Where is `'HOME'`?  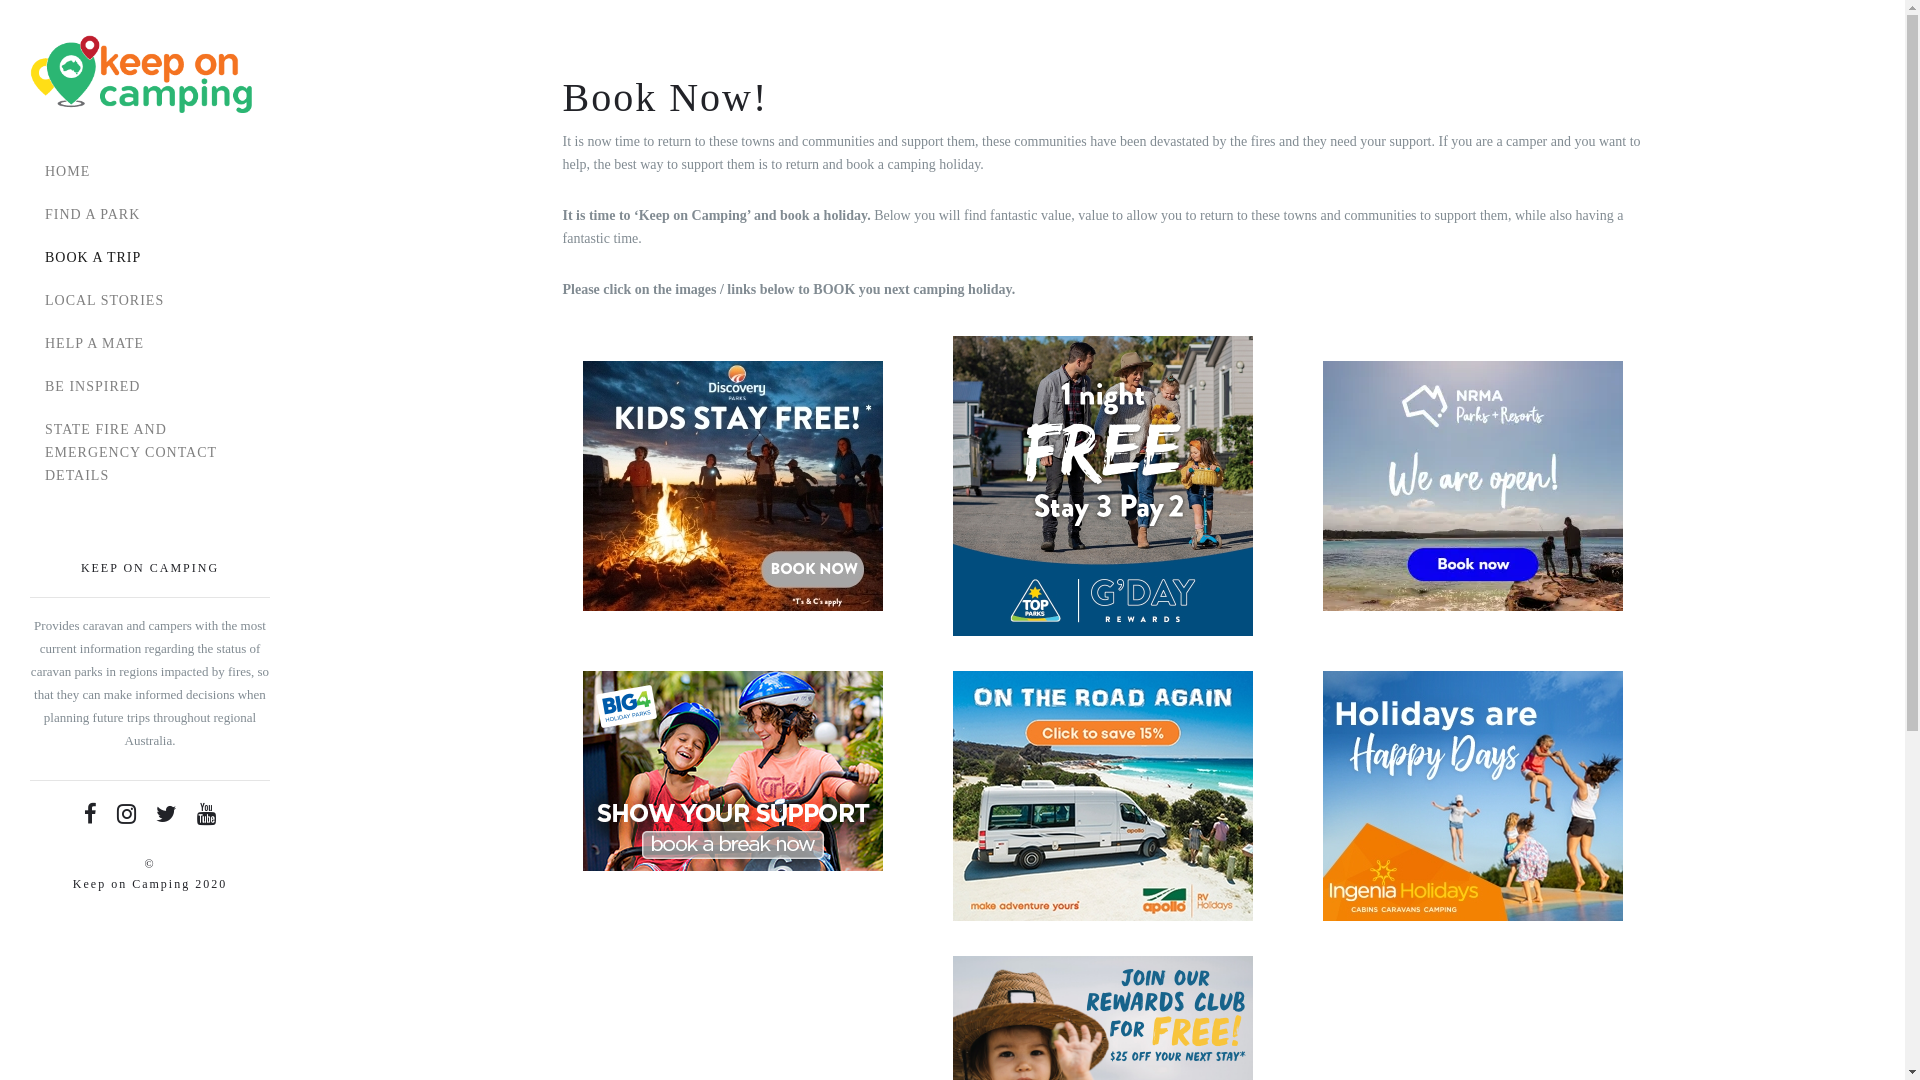 'HOME' is located at coordinates (148, 170).